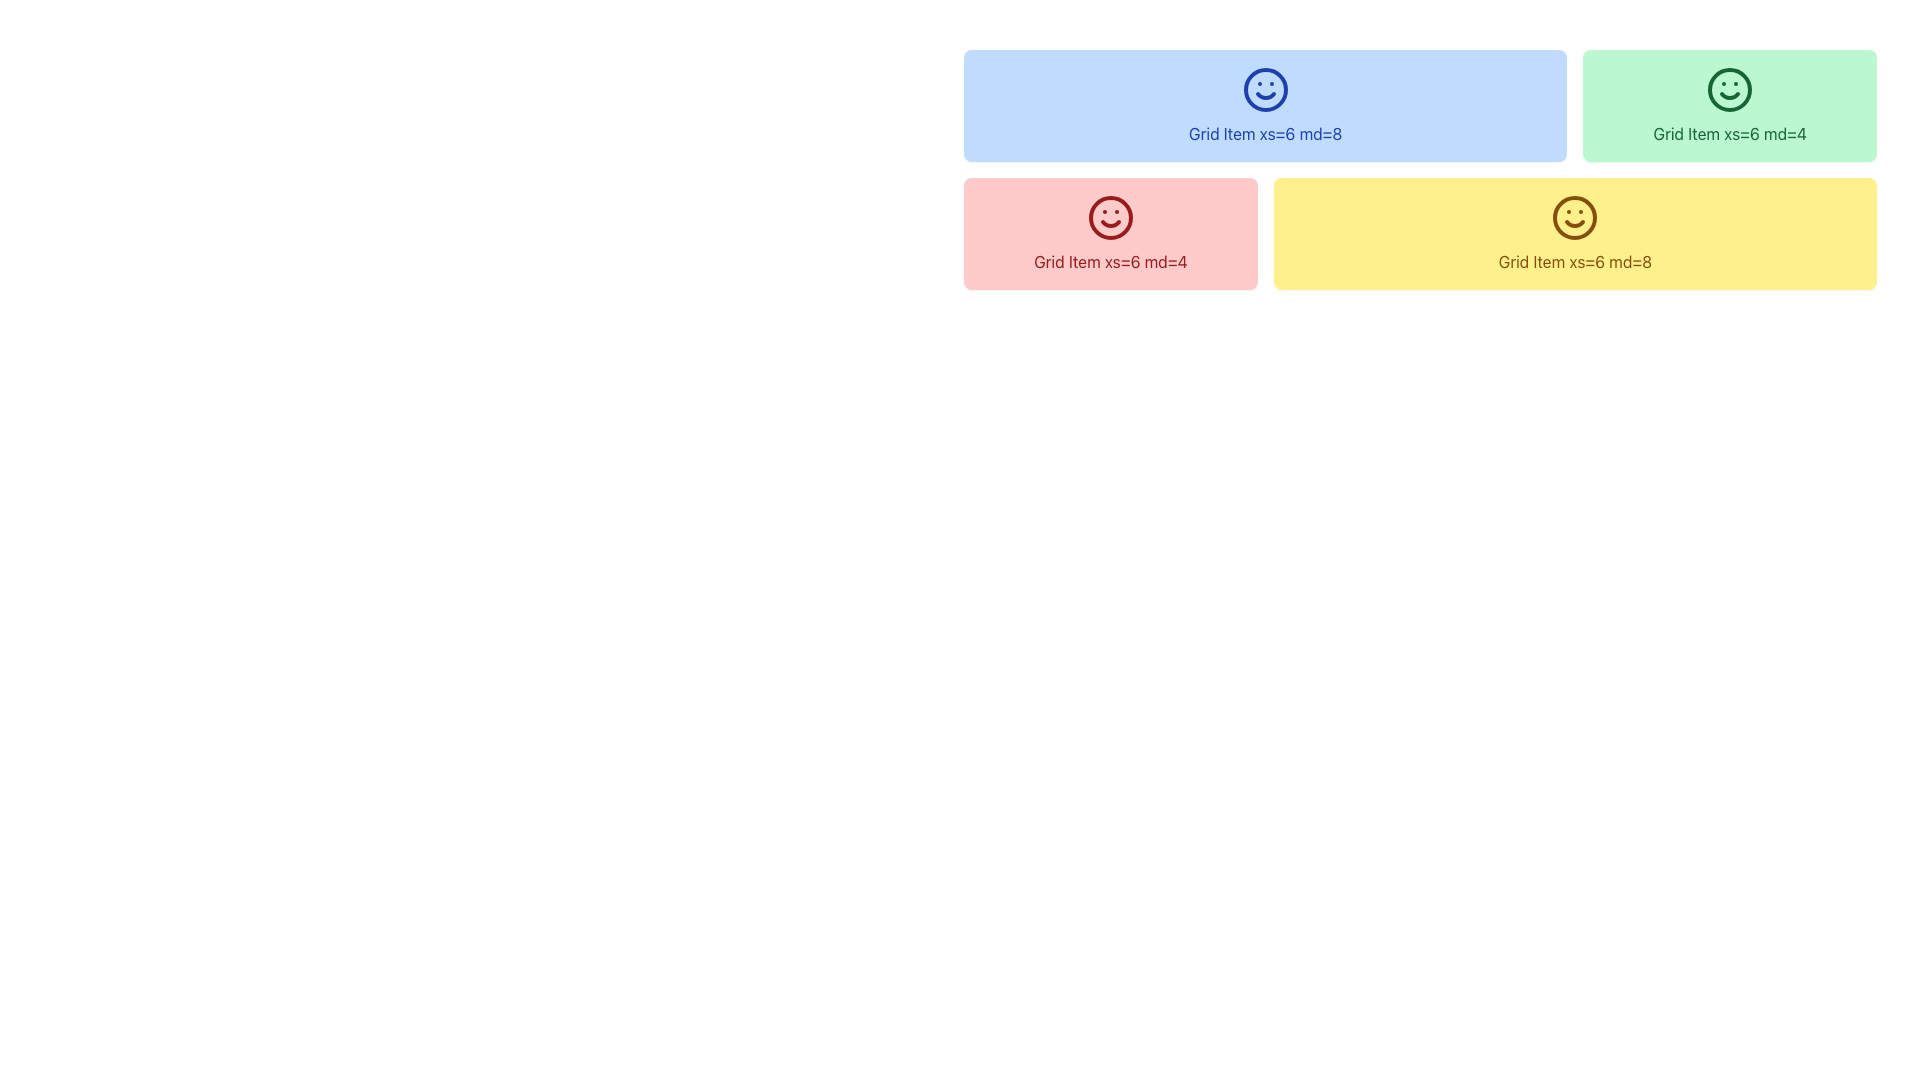  Describe the element at coordinates (1109, 233) in the screenshot. I see `the information card located in the second row and first column of the grid display, positioned below the blue card and` at that location.